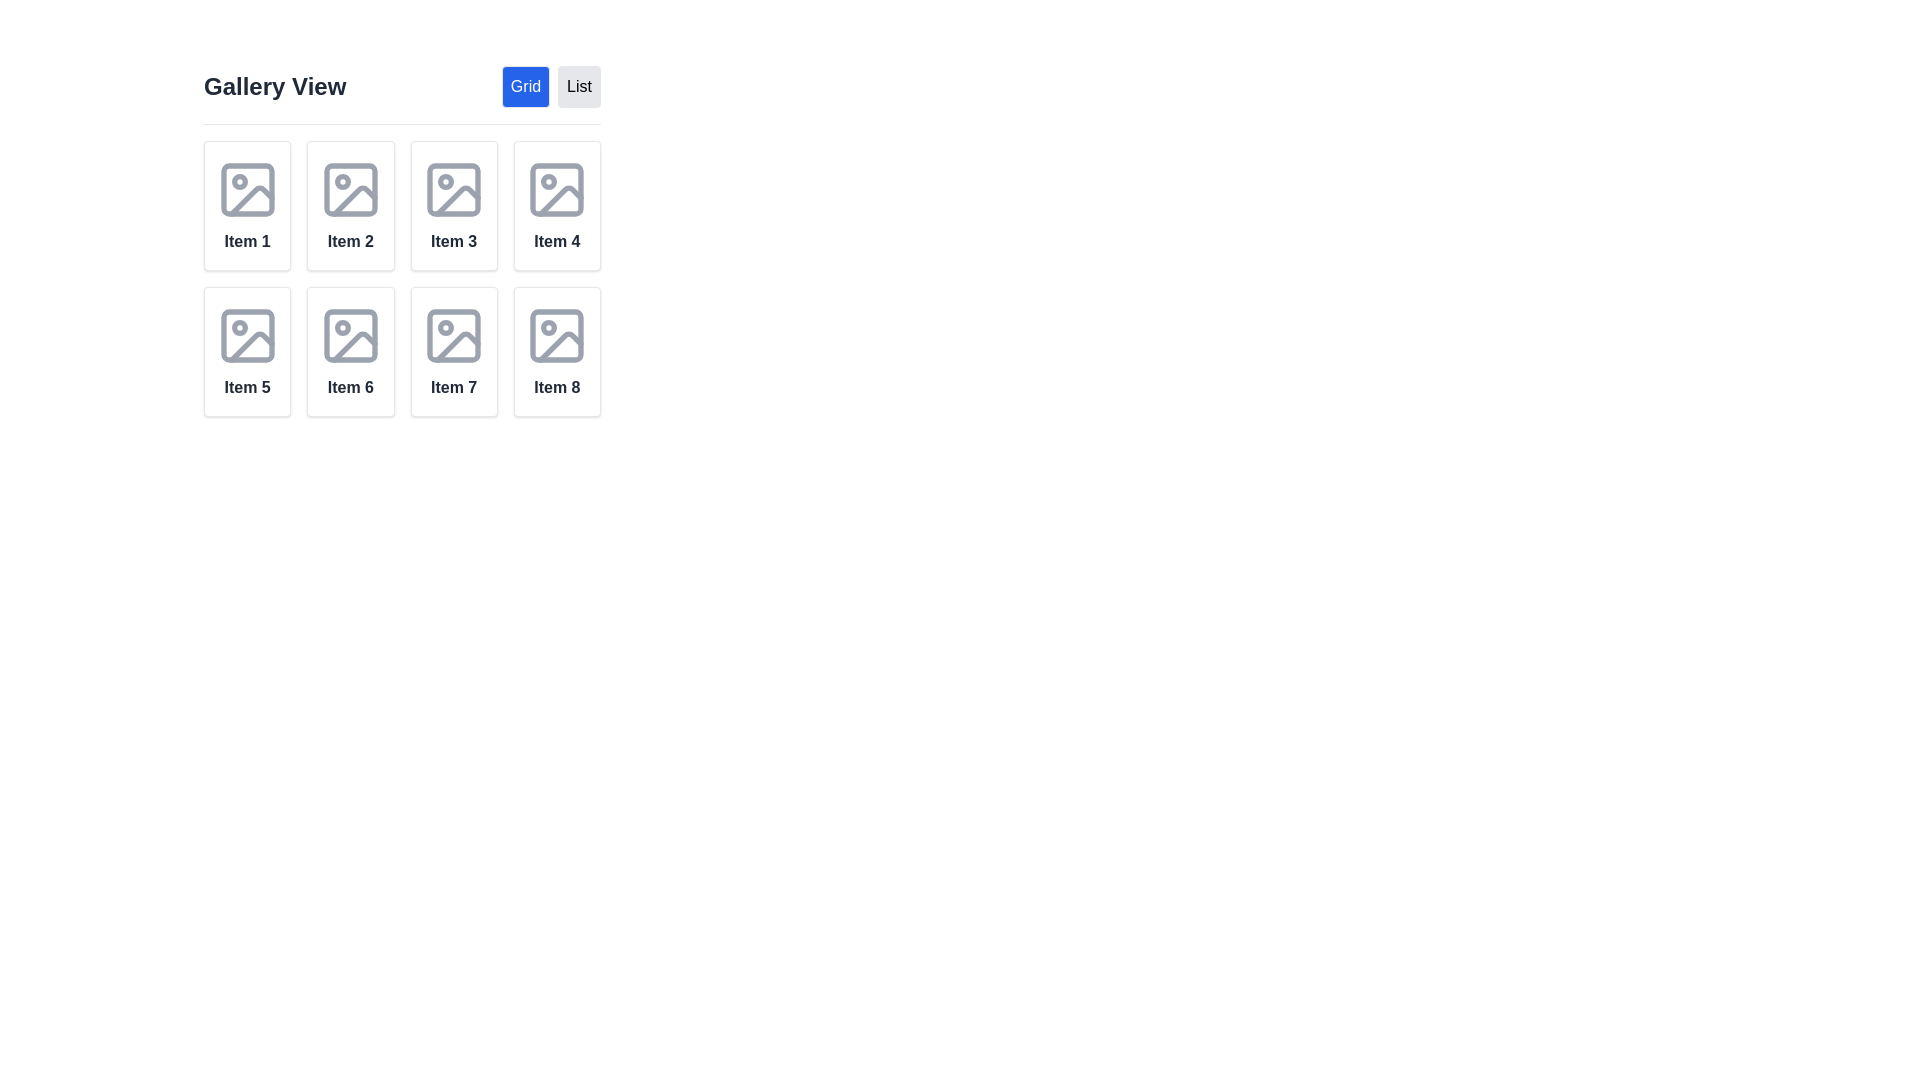 The image size is (1920, 1080). I want to click on the text 'Item 3' located in the Card element in the first row and third column of the Gallery View, so click(453, 205).